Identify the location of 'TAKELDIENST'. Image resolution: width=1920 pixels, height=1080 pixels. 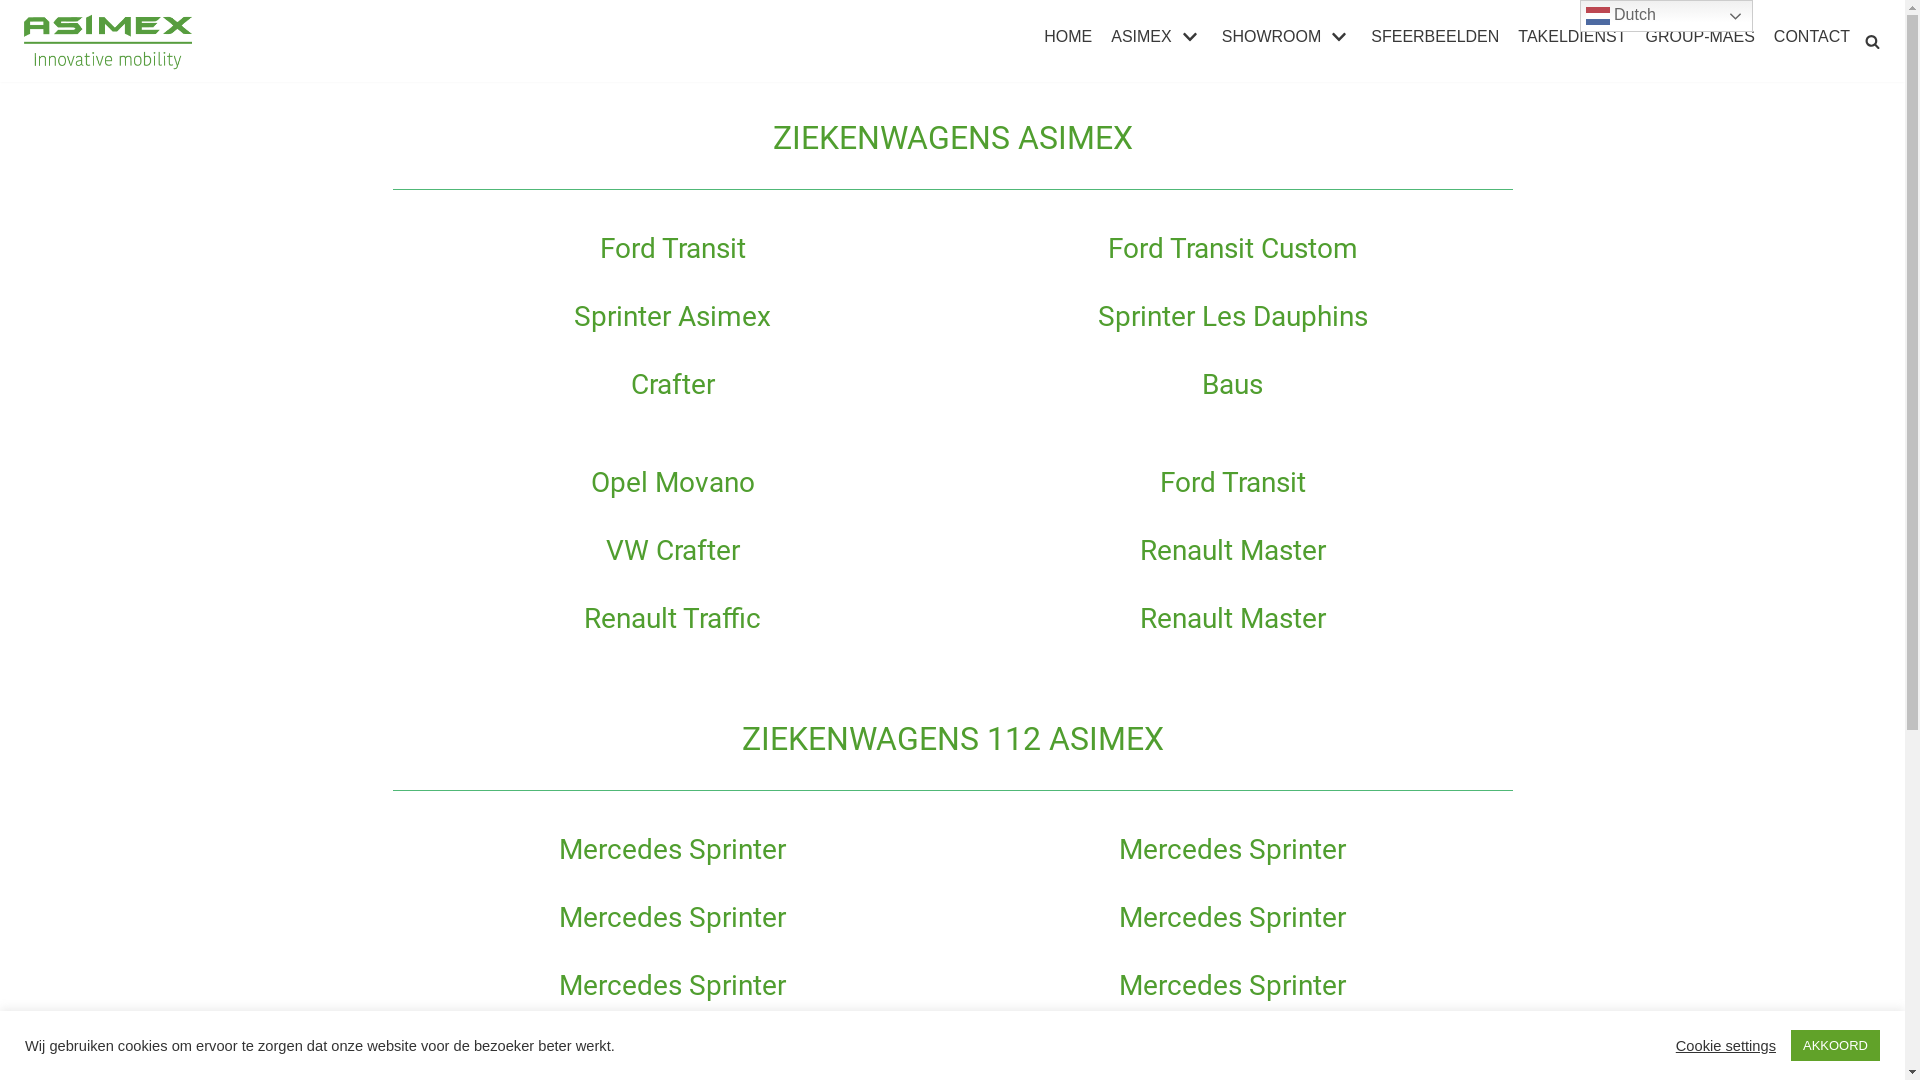
(1571, 37).